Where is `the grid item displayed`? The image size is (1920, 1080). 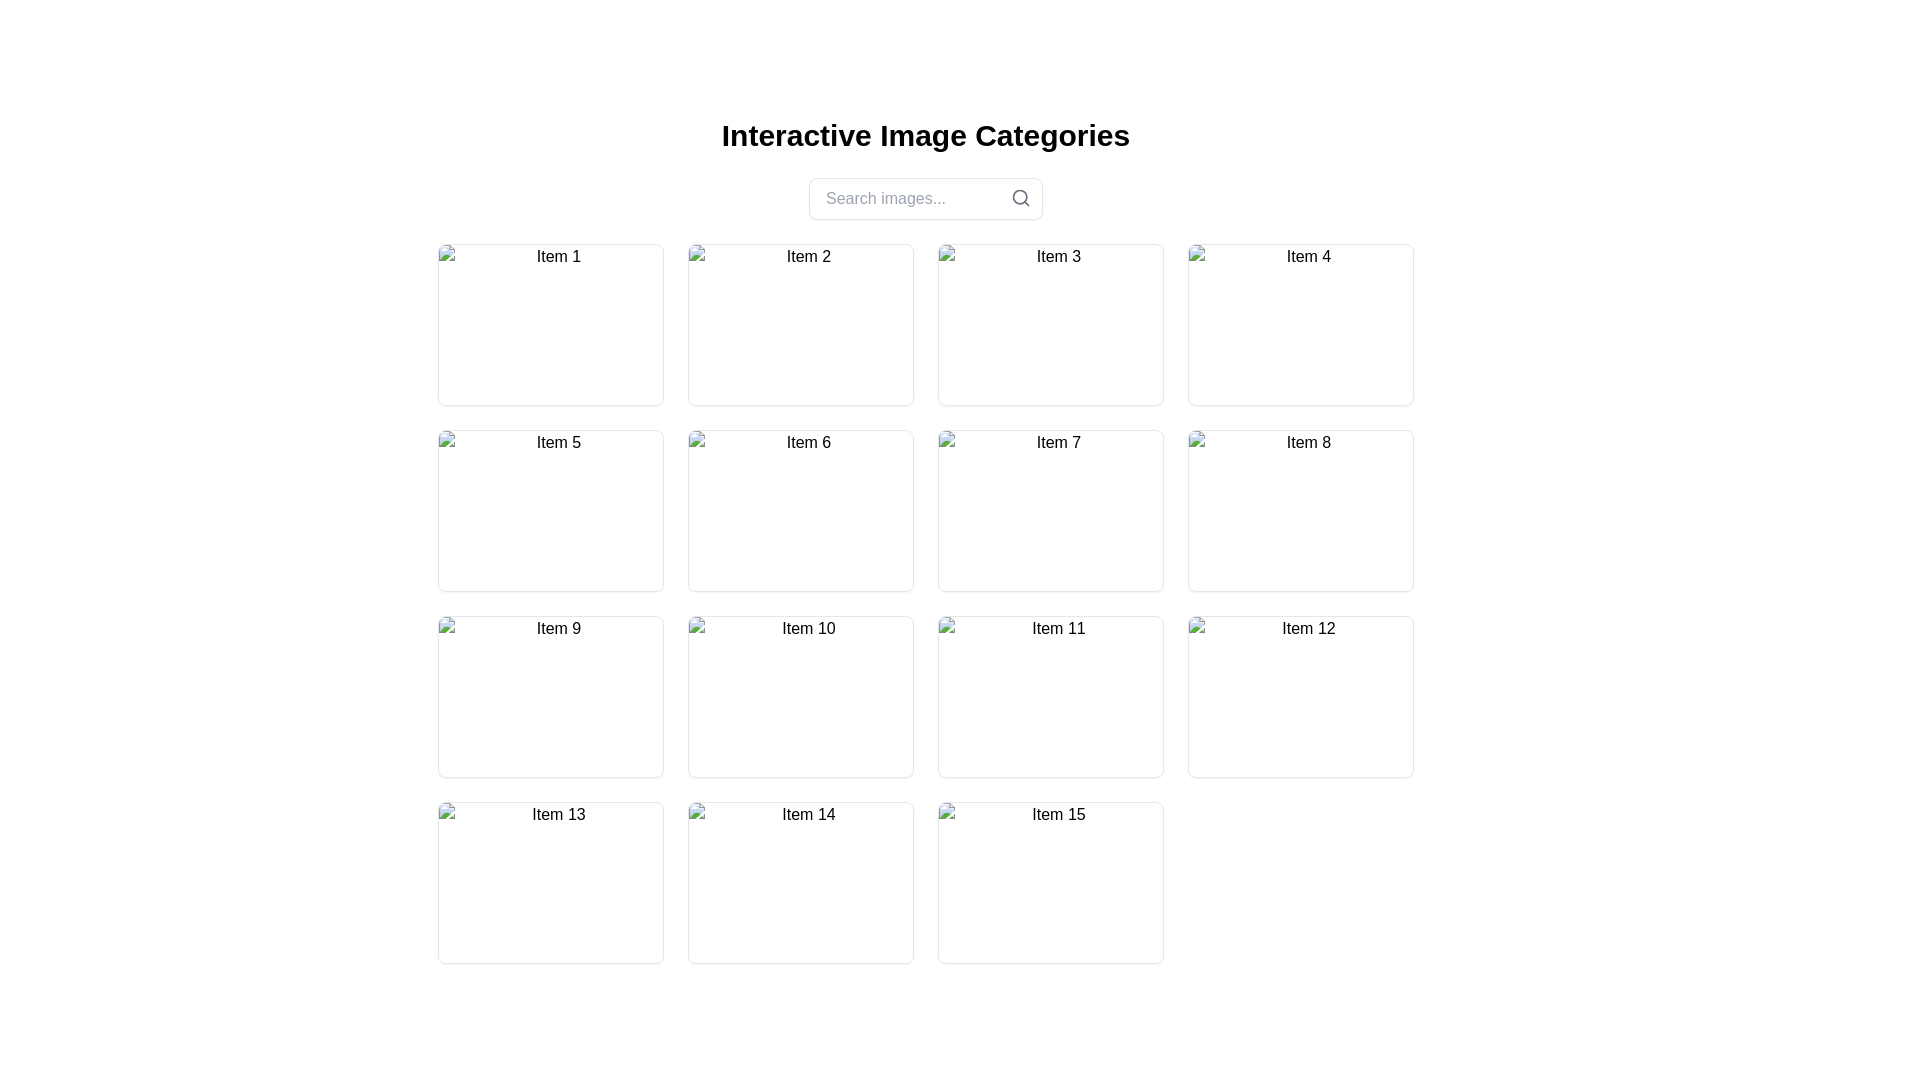 the grid item displayed is located at coordinates (551, 685).